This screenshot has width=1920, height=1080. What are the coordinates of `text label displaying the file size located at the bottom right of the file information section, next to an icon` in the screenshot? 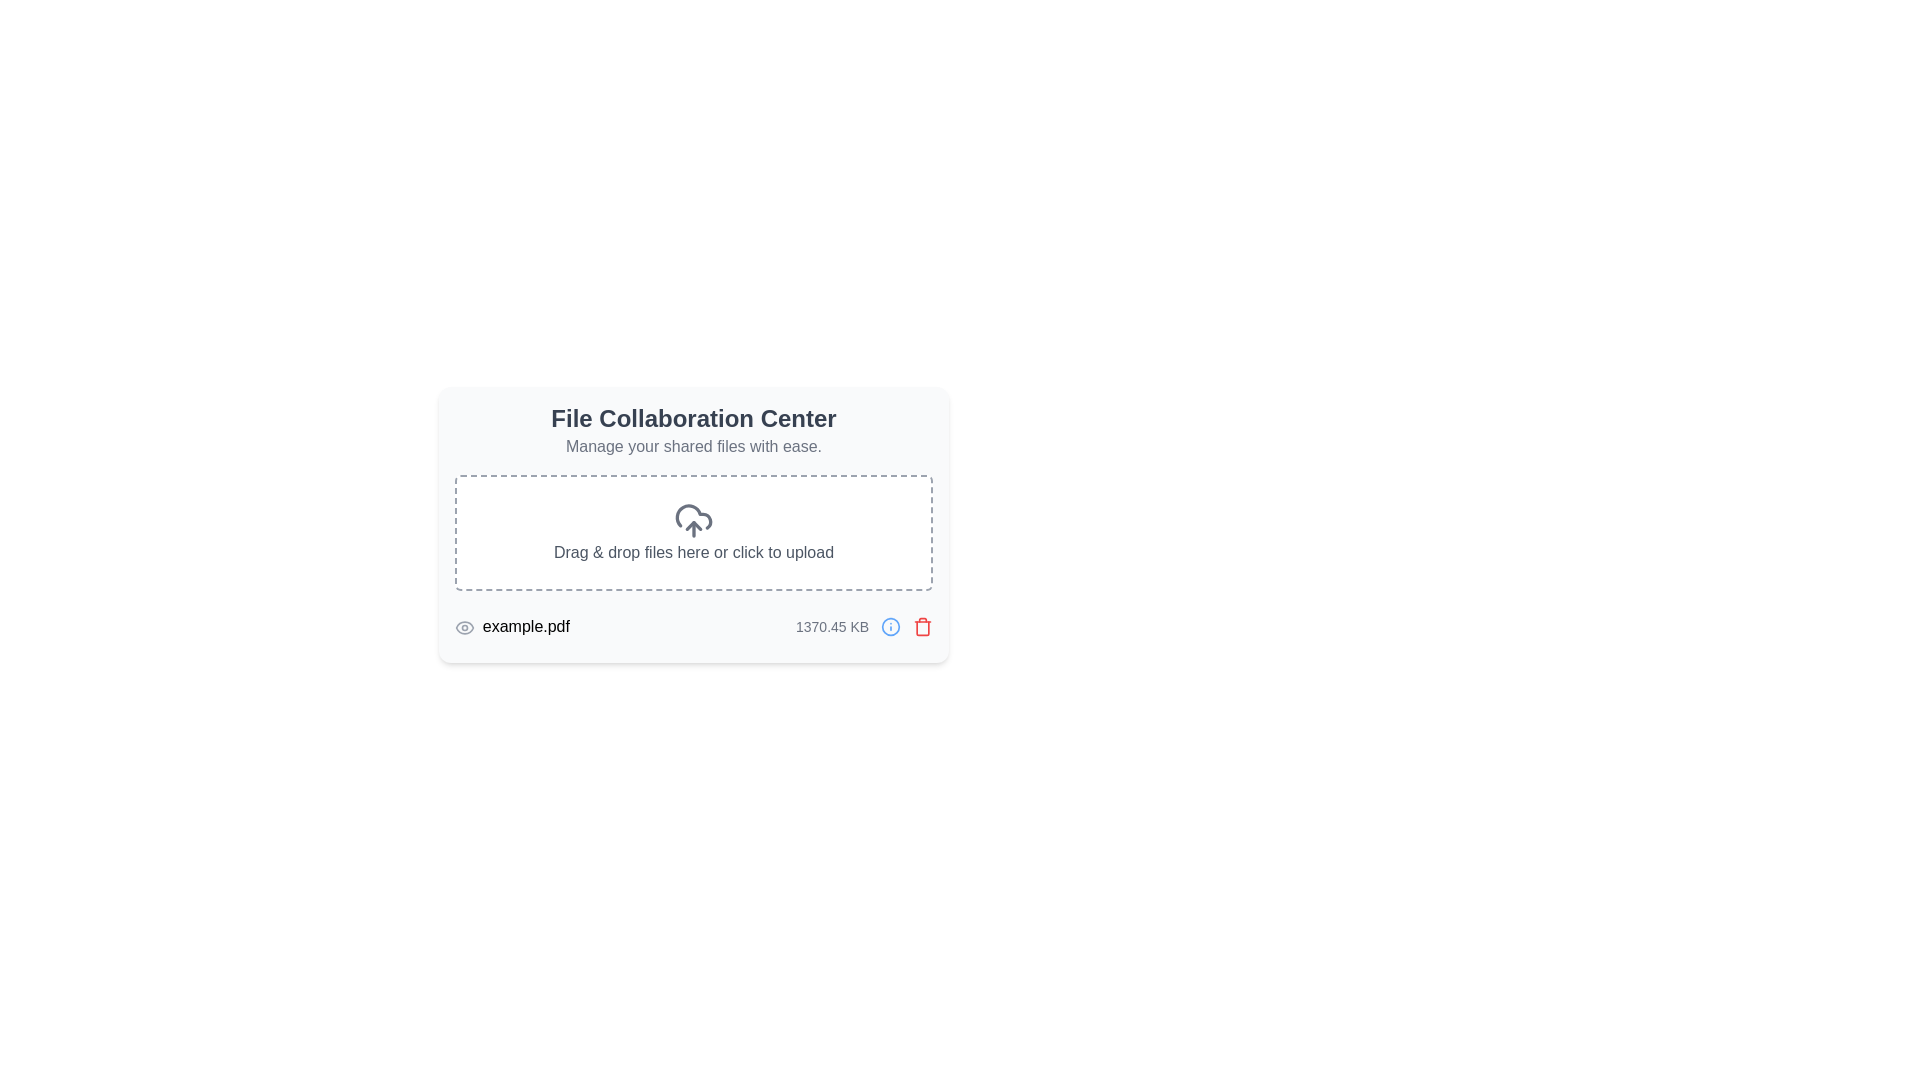 It's located at (864, 626).